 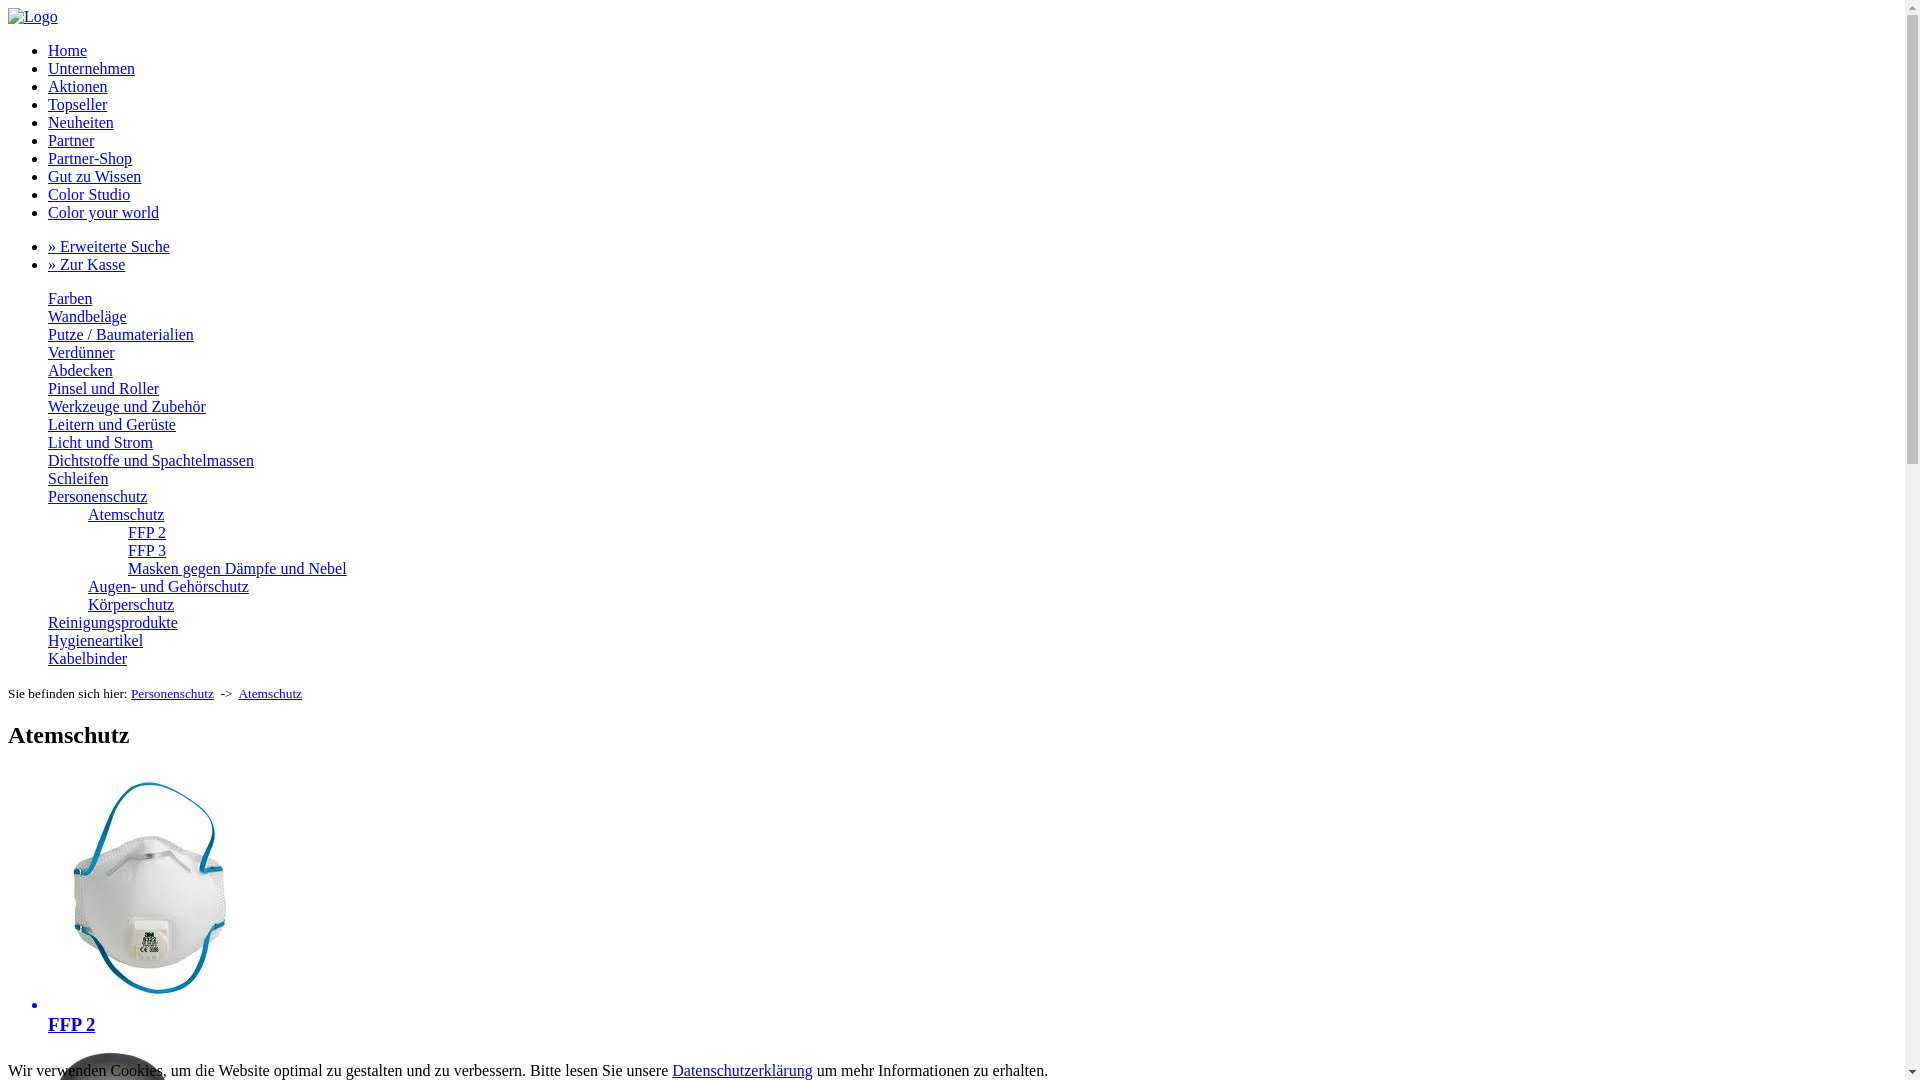 I want to click on 'Personenschutz', so click(x=96, y=495).